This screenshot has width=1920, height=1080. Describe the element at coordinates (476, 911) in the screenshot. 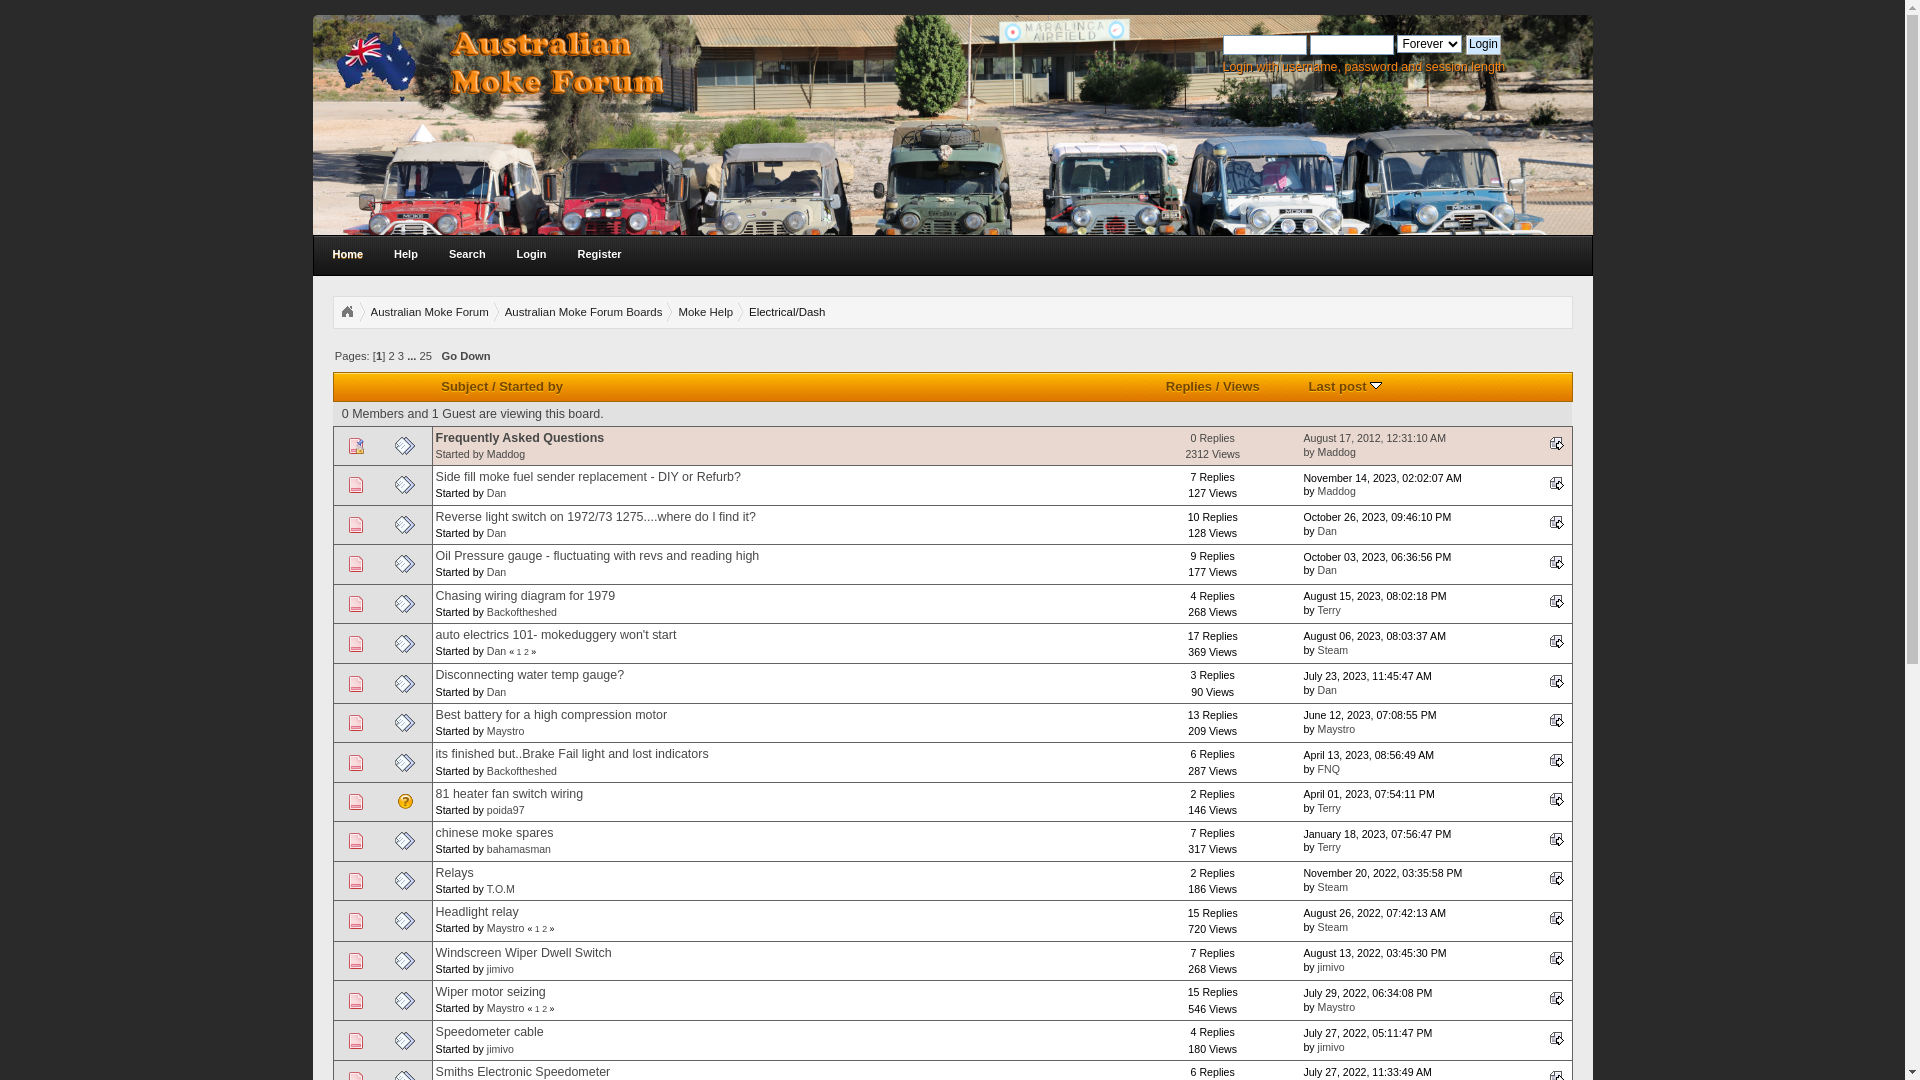

I see `'Headlight relay'` at that location.